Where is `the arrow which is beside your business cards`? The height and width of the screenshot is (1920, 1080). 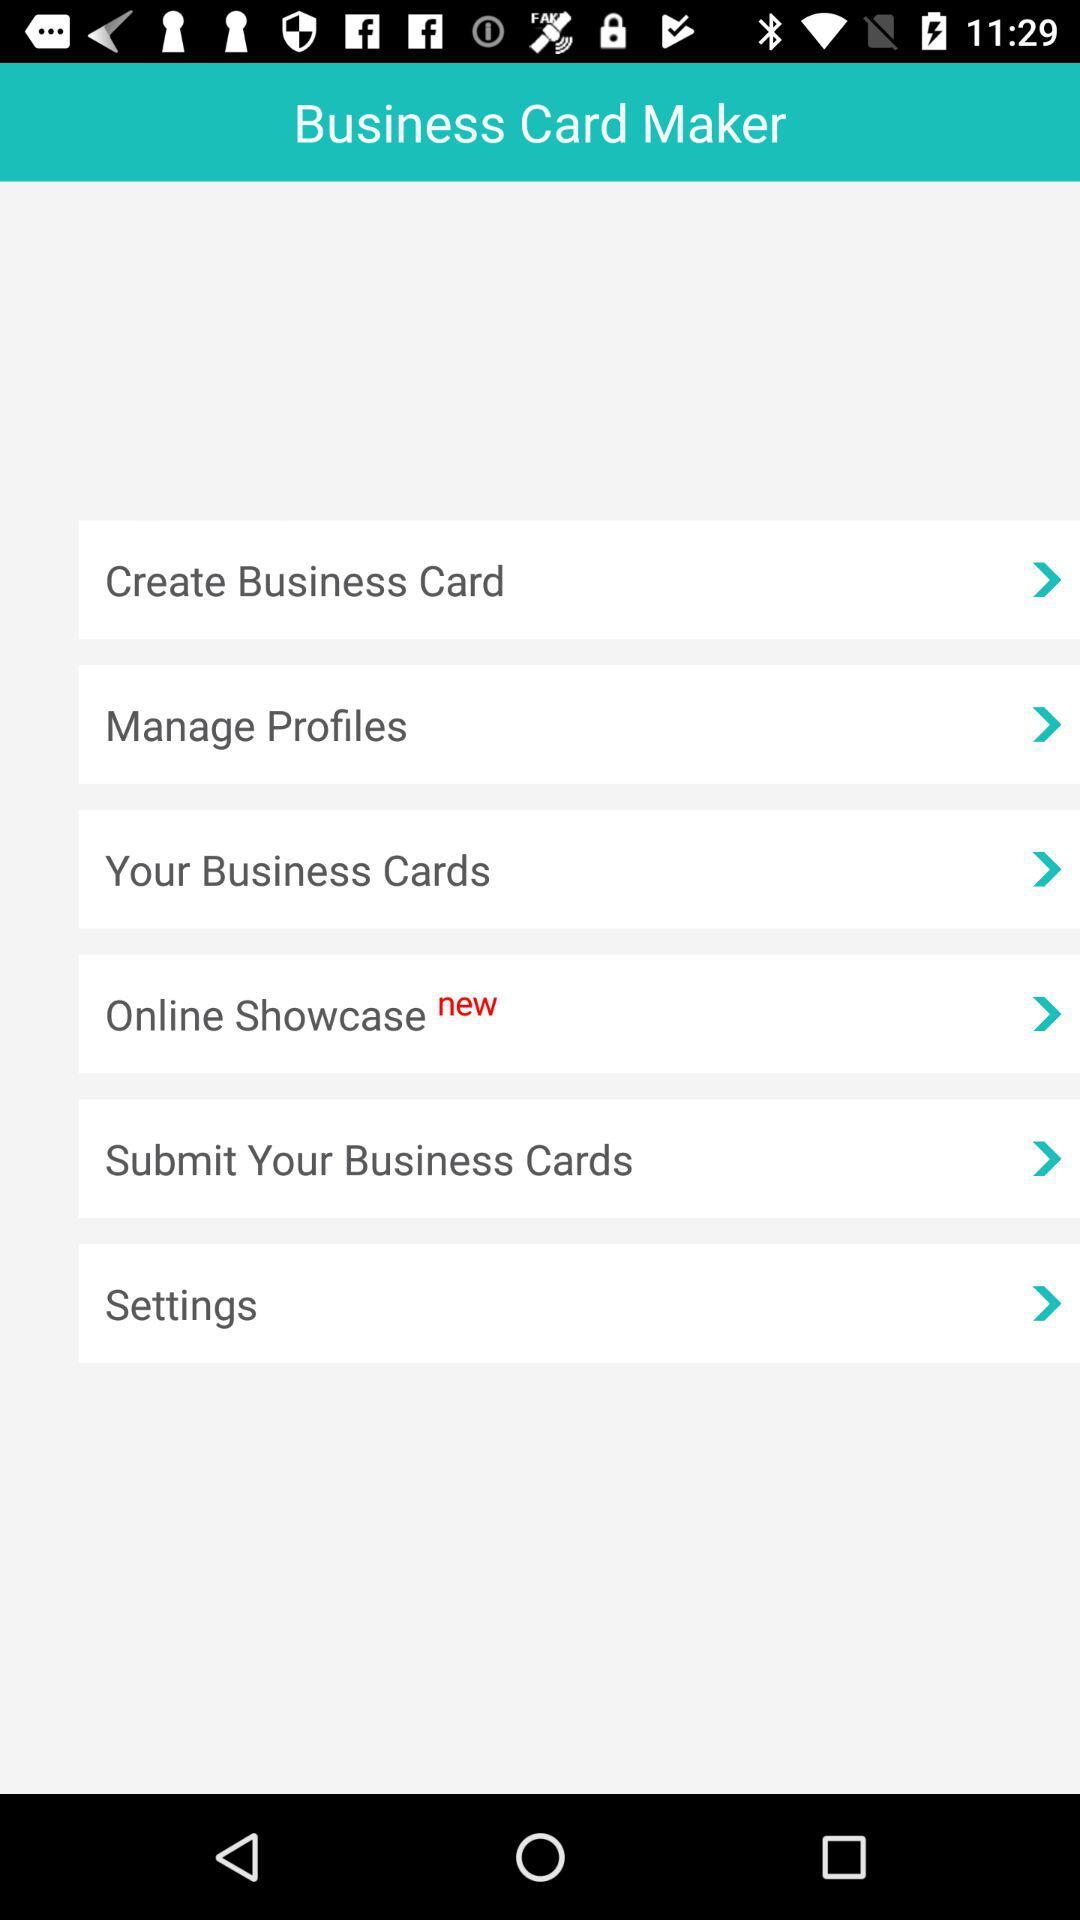 the arrow which is beside your business cards is located at coordinates (1045, 869).